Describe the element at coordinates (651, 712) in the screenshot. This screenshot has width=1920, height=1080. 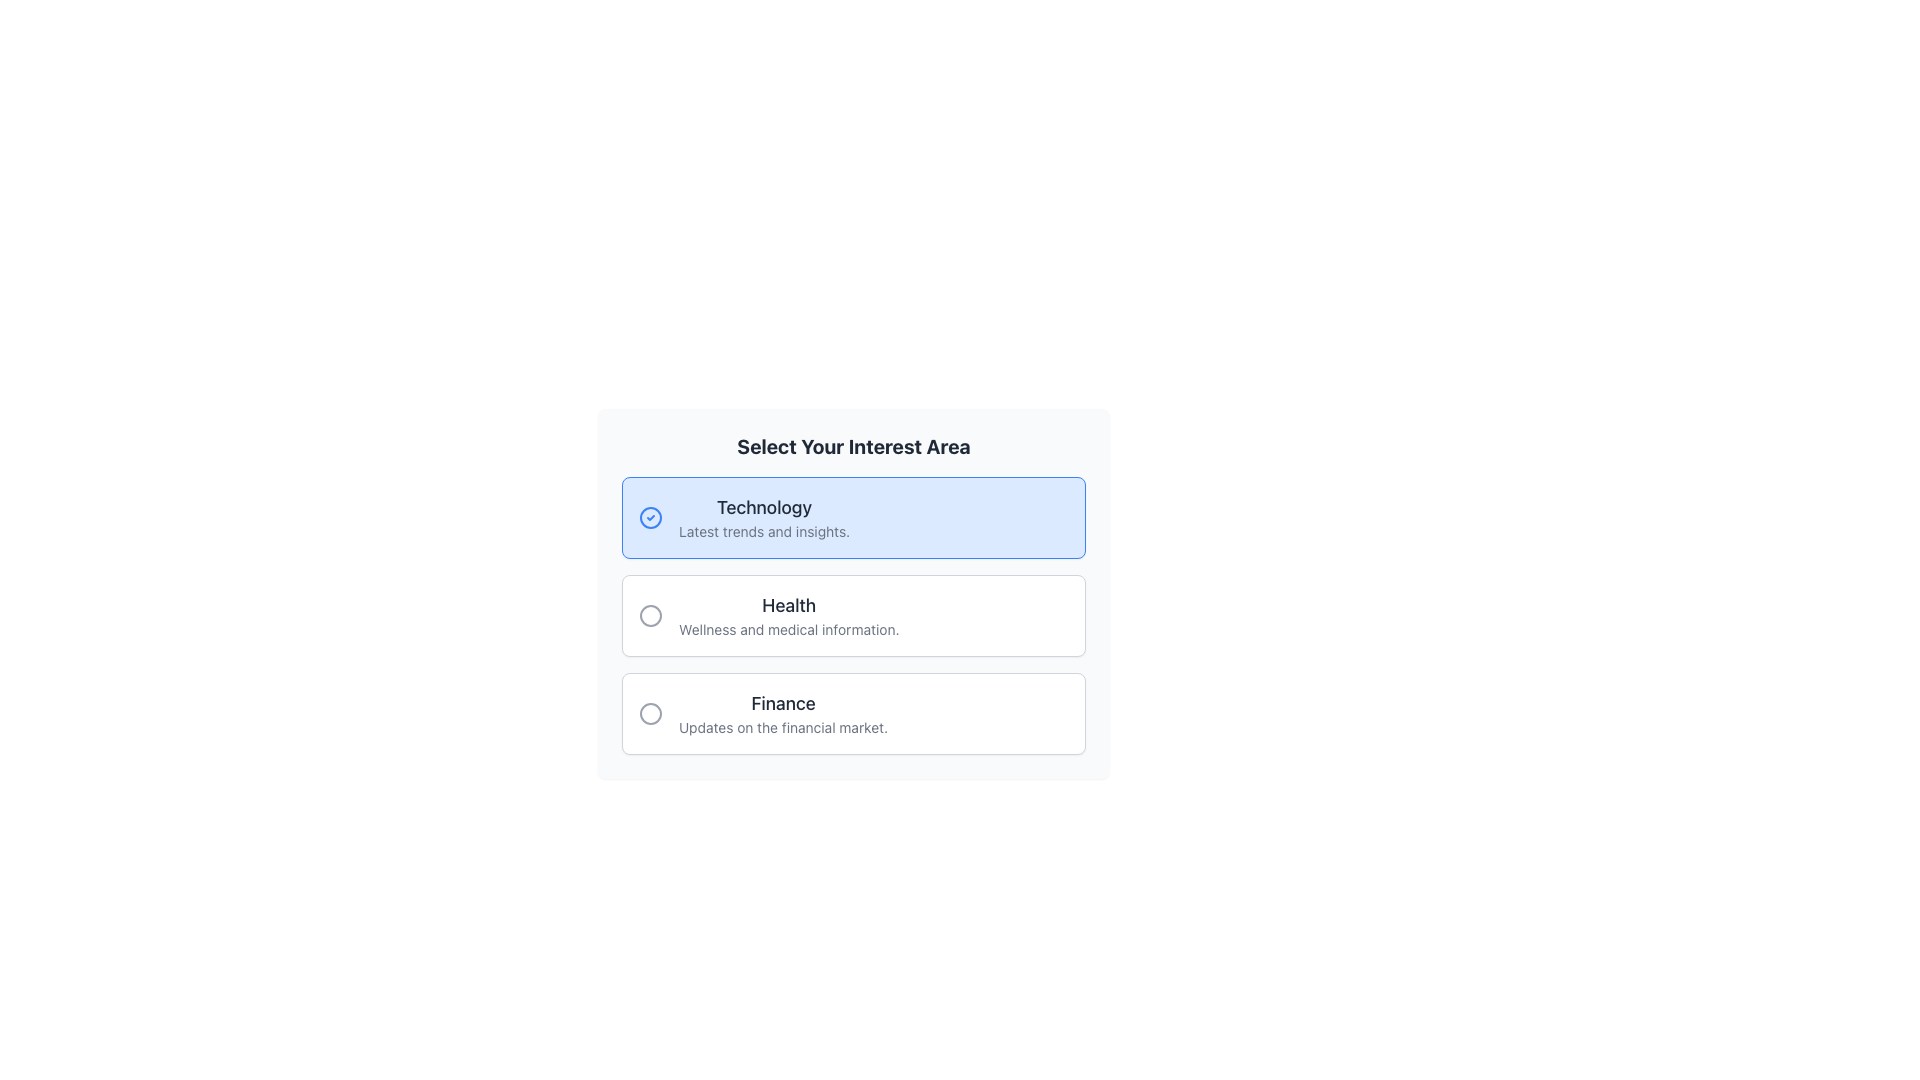
I see `the radio button next to the 'Finance' option located at the bottom of the selection list for interaction` at that location.